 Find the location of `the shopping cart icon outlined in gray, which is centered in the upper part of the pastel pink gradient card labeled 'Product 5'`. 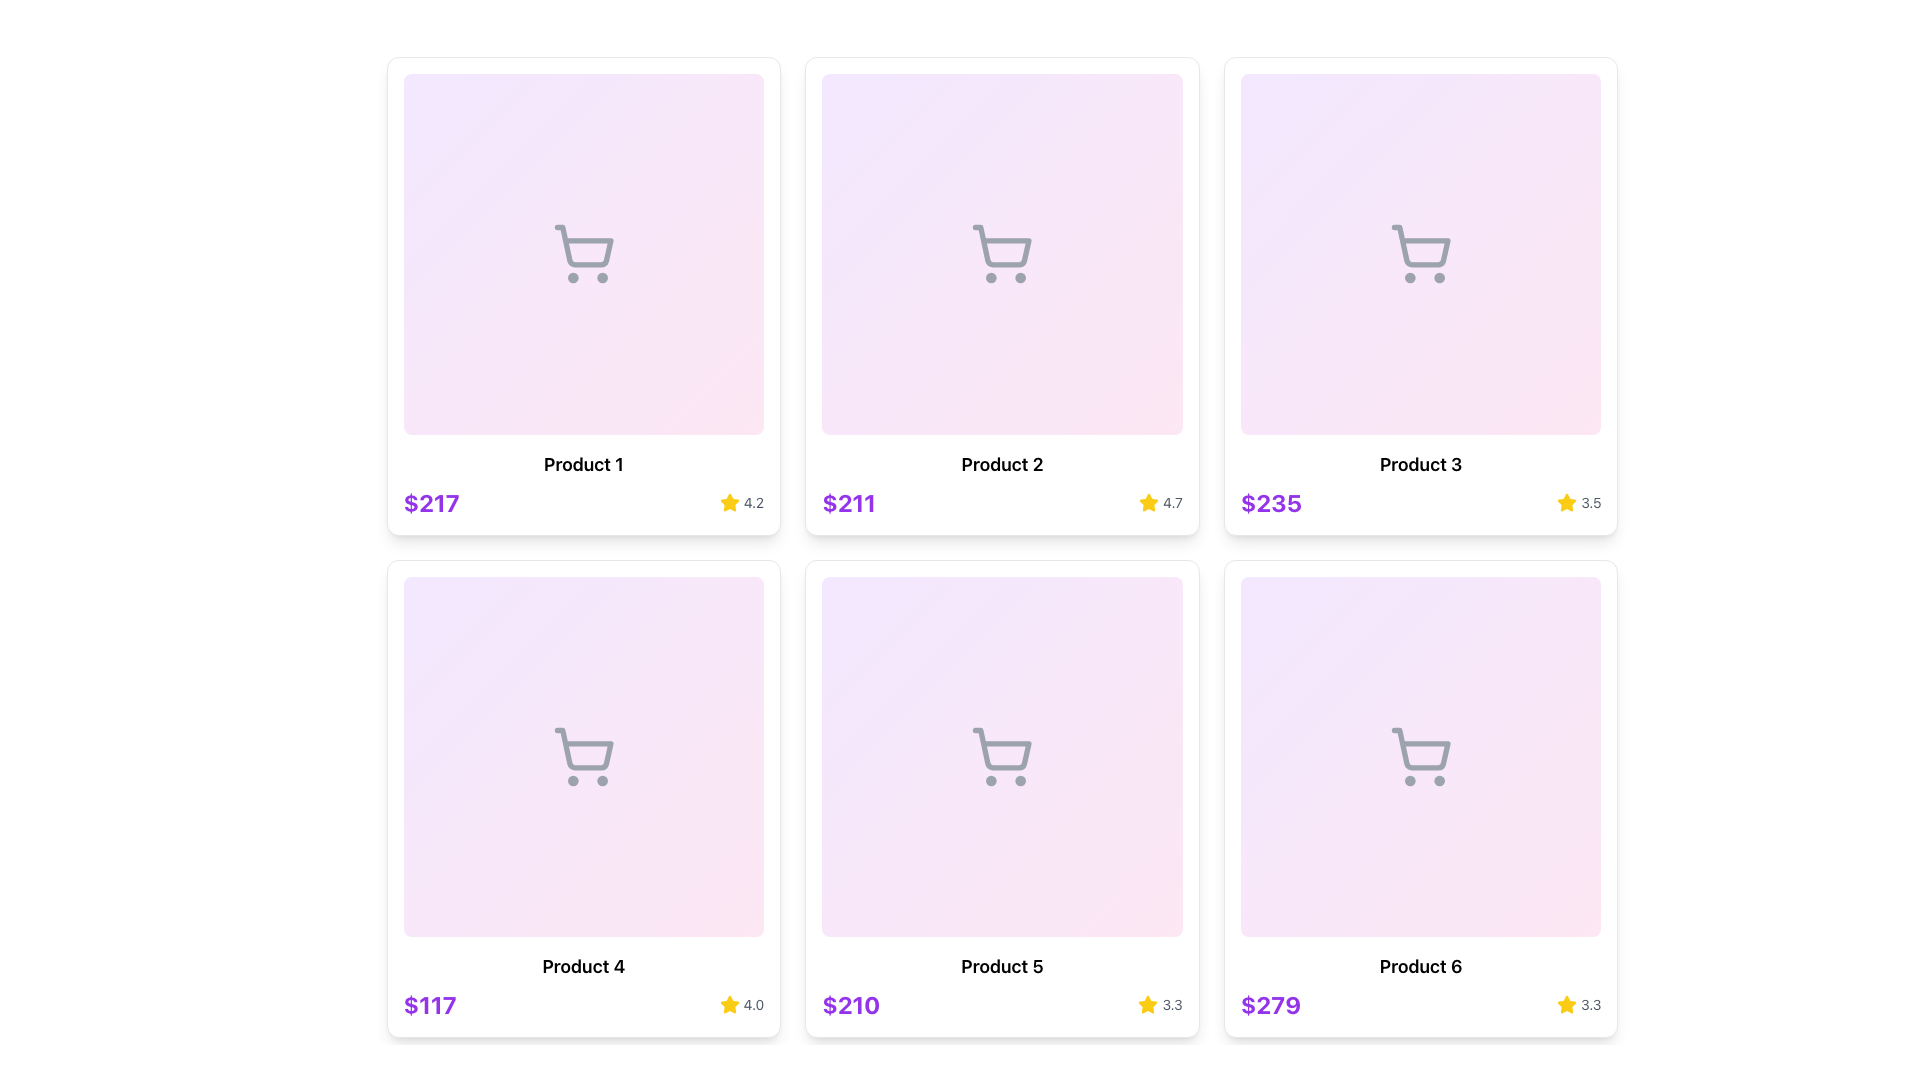

the shopping cart icon outlined in gray, which is centered in the upper part of the pastel pink gradient card labeled 'Product 5' is located at coordinates (1002, 756).